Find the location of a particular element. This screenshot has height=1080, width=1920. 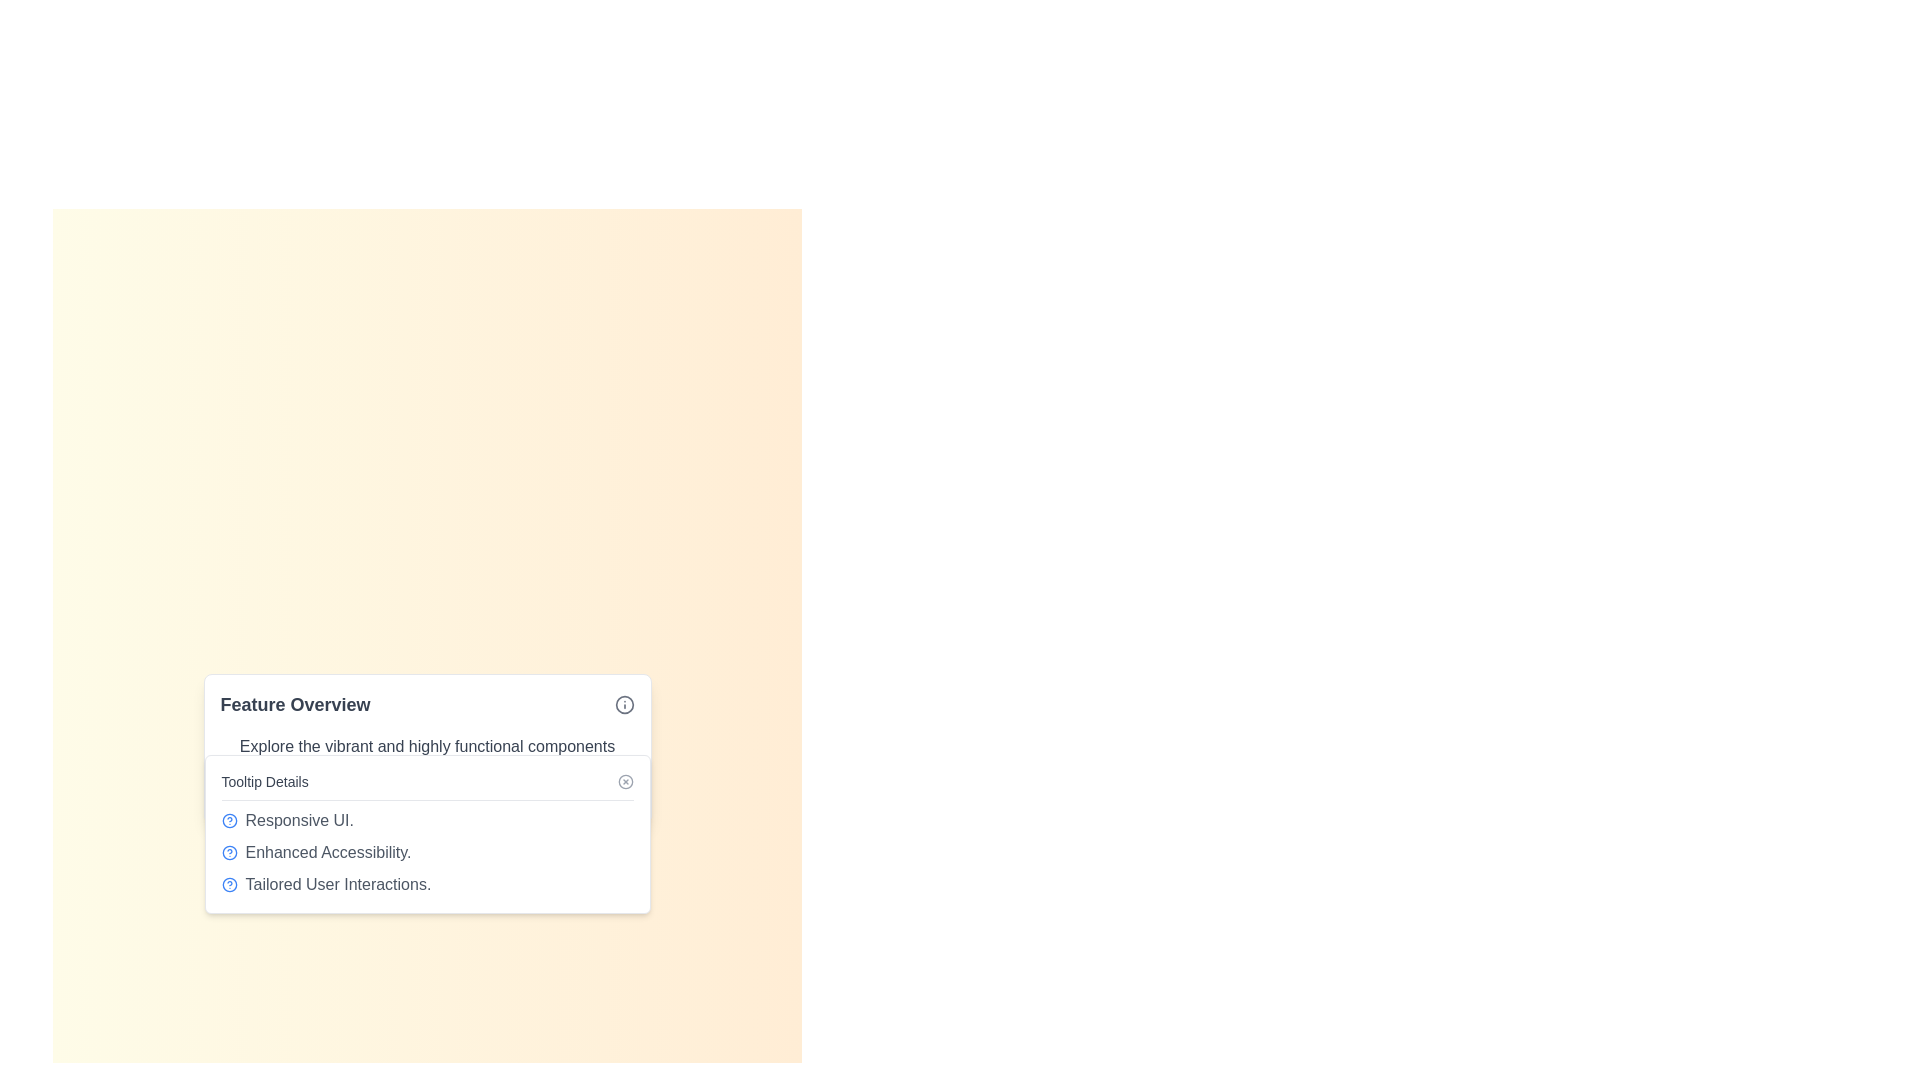

the informational icon button located directly to the left of the text 'Responsive UI.' is located at coordinates (229, 821).